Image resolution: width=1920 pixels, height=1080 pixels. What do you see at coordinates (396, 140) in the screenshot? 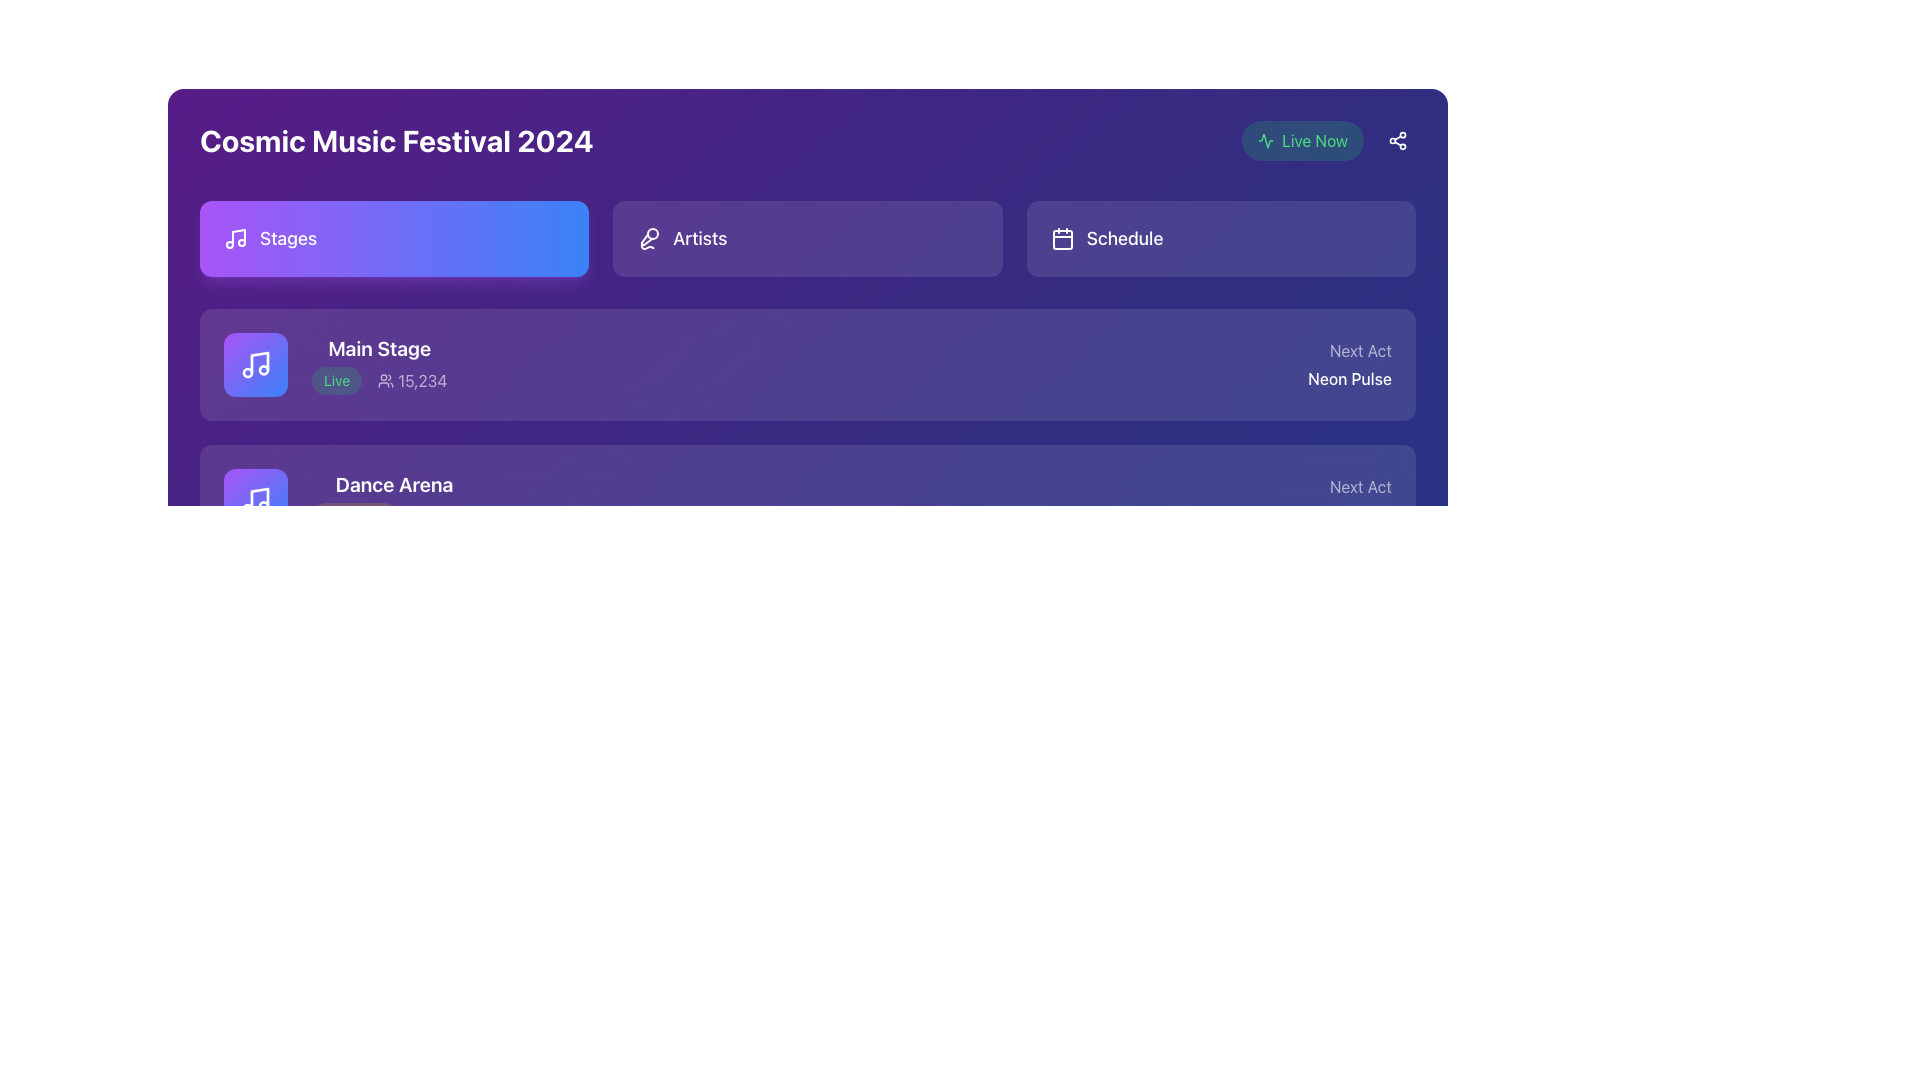
I see `the static text label or display header that prominently displays the name of the event or interface, located at the top-left corner of the interface` at bounding box center [396, 140].